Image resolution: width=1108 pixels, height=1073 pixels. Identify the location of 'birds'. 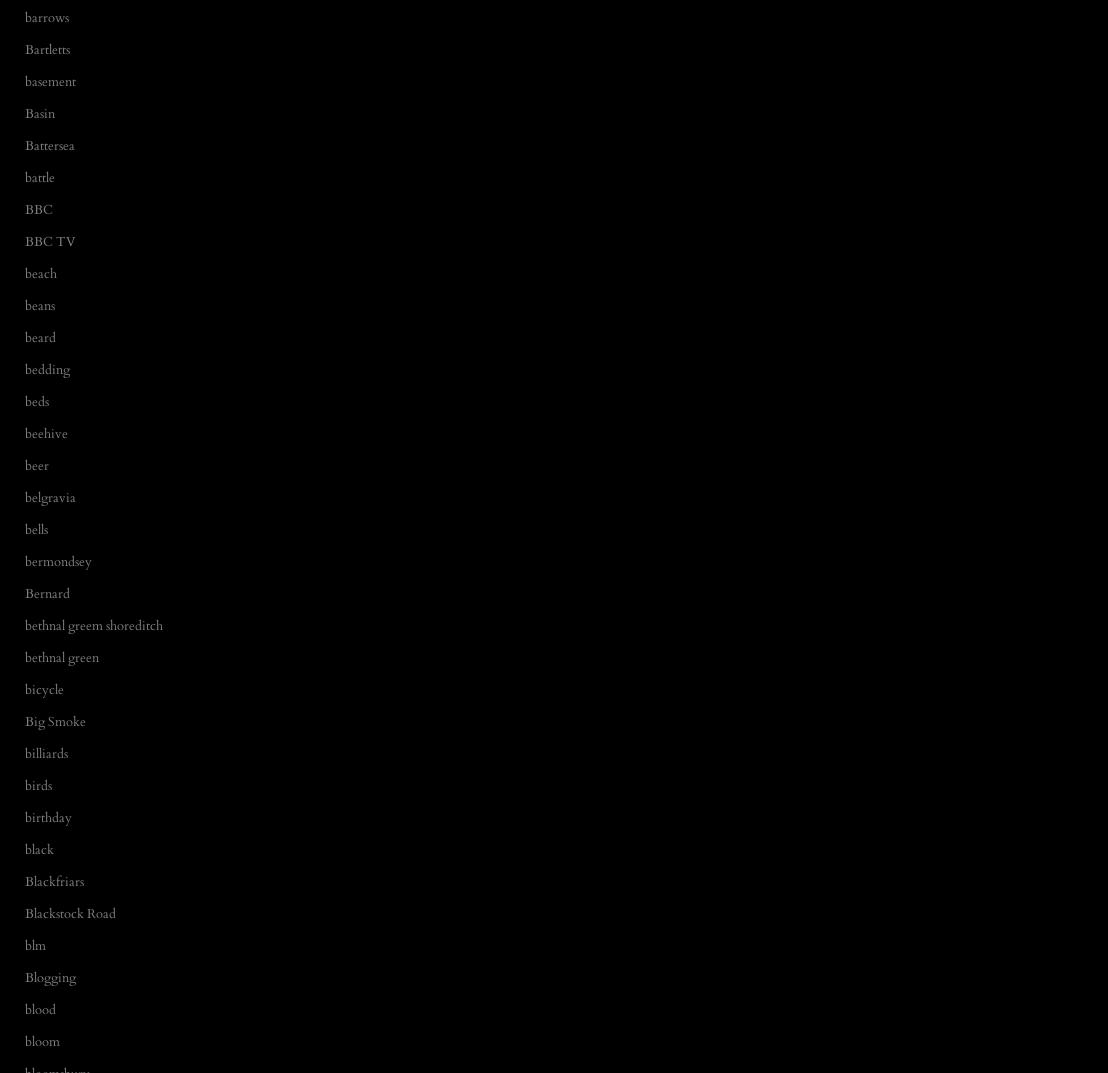
(38, 785).